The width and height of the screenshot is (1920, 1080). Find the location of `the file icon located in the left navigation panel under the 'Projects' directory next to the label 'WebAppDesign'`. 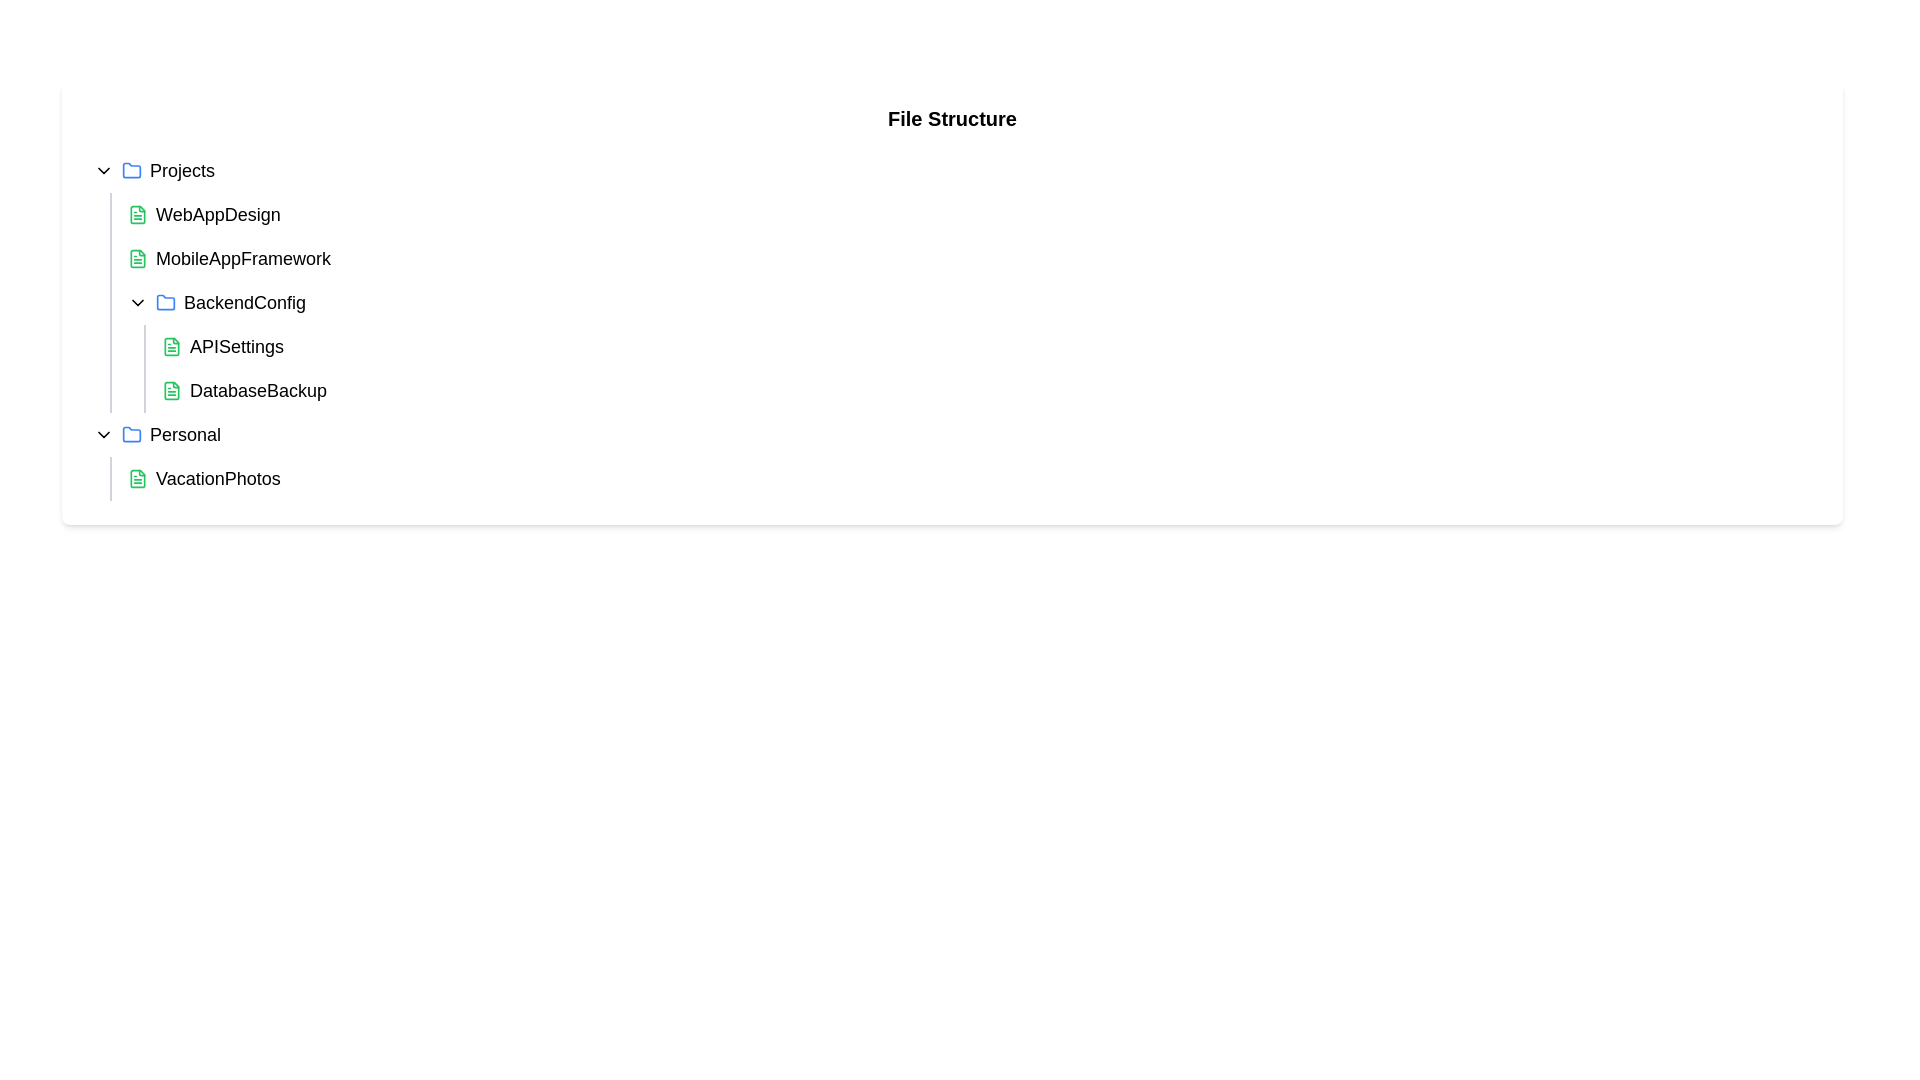

the file icon located in the left navigation panel under the 'Projects' directory next to the label 'WebAppDesign' is located at coordinates (137, 215).